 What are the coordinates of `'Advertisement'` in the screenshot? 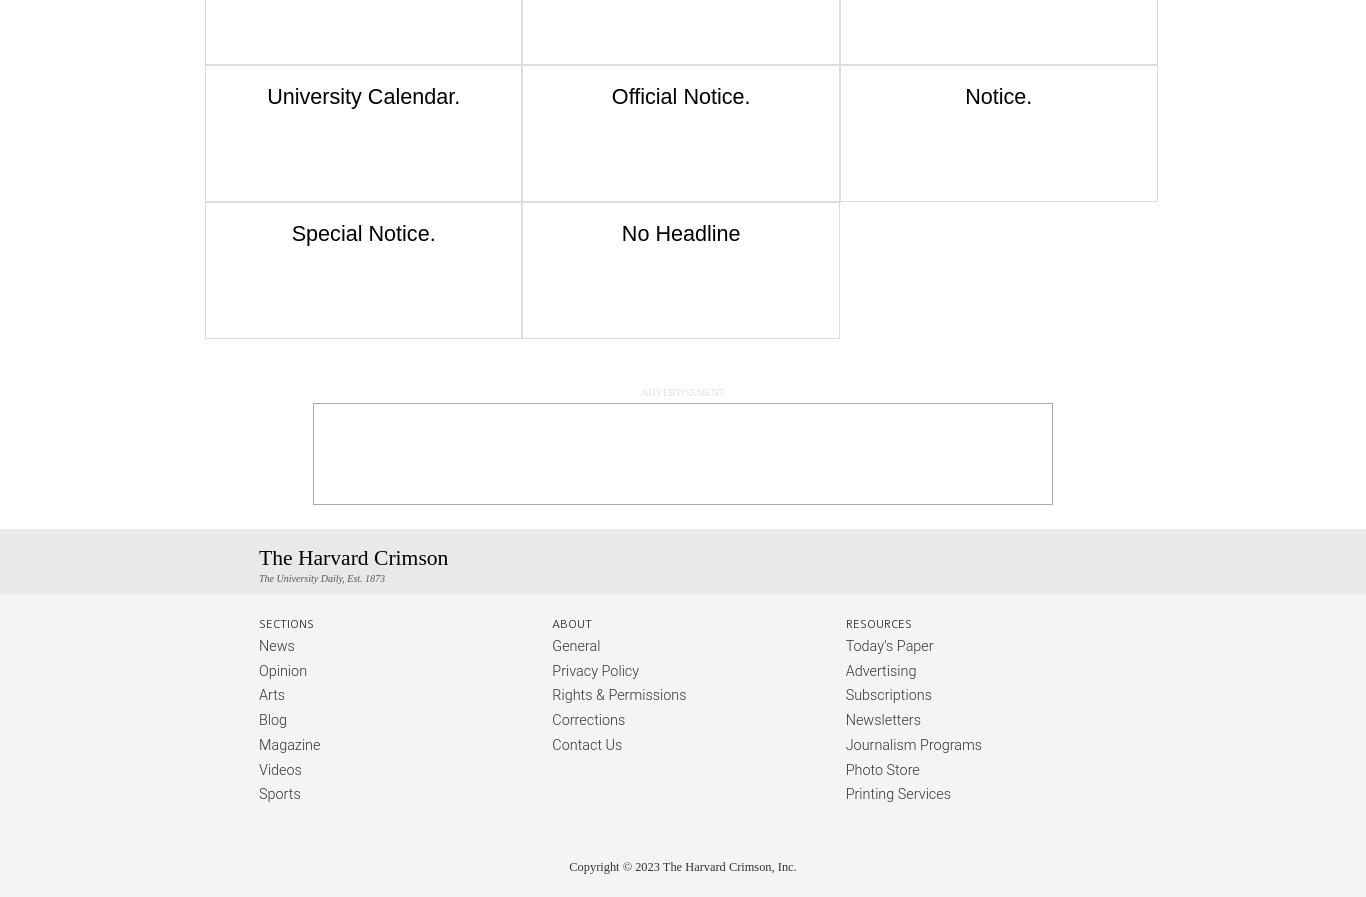 It's located at (681, 391).